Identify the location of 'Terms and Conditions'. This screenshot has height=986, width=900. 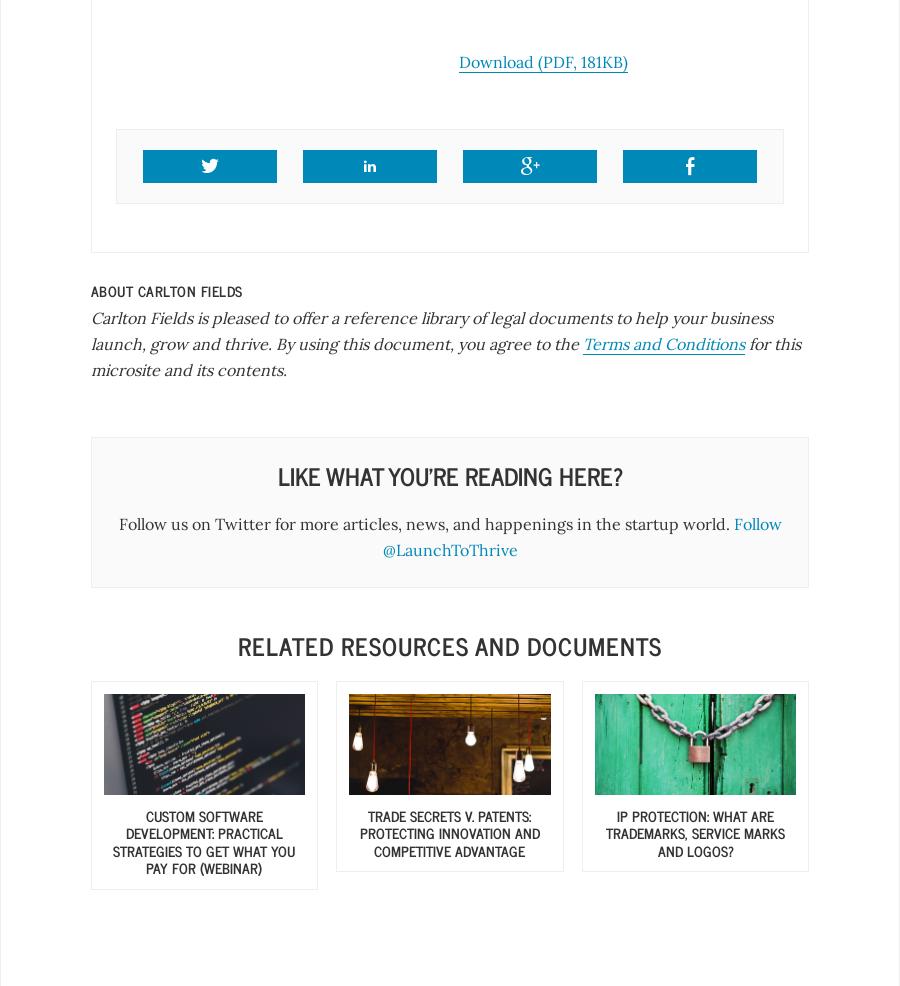
(663, 343).